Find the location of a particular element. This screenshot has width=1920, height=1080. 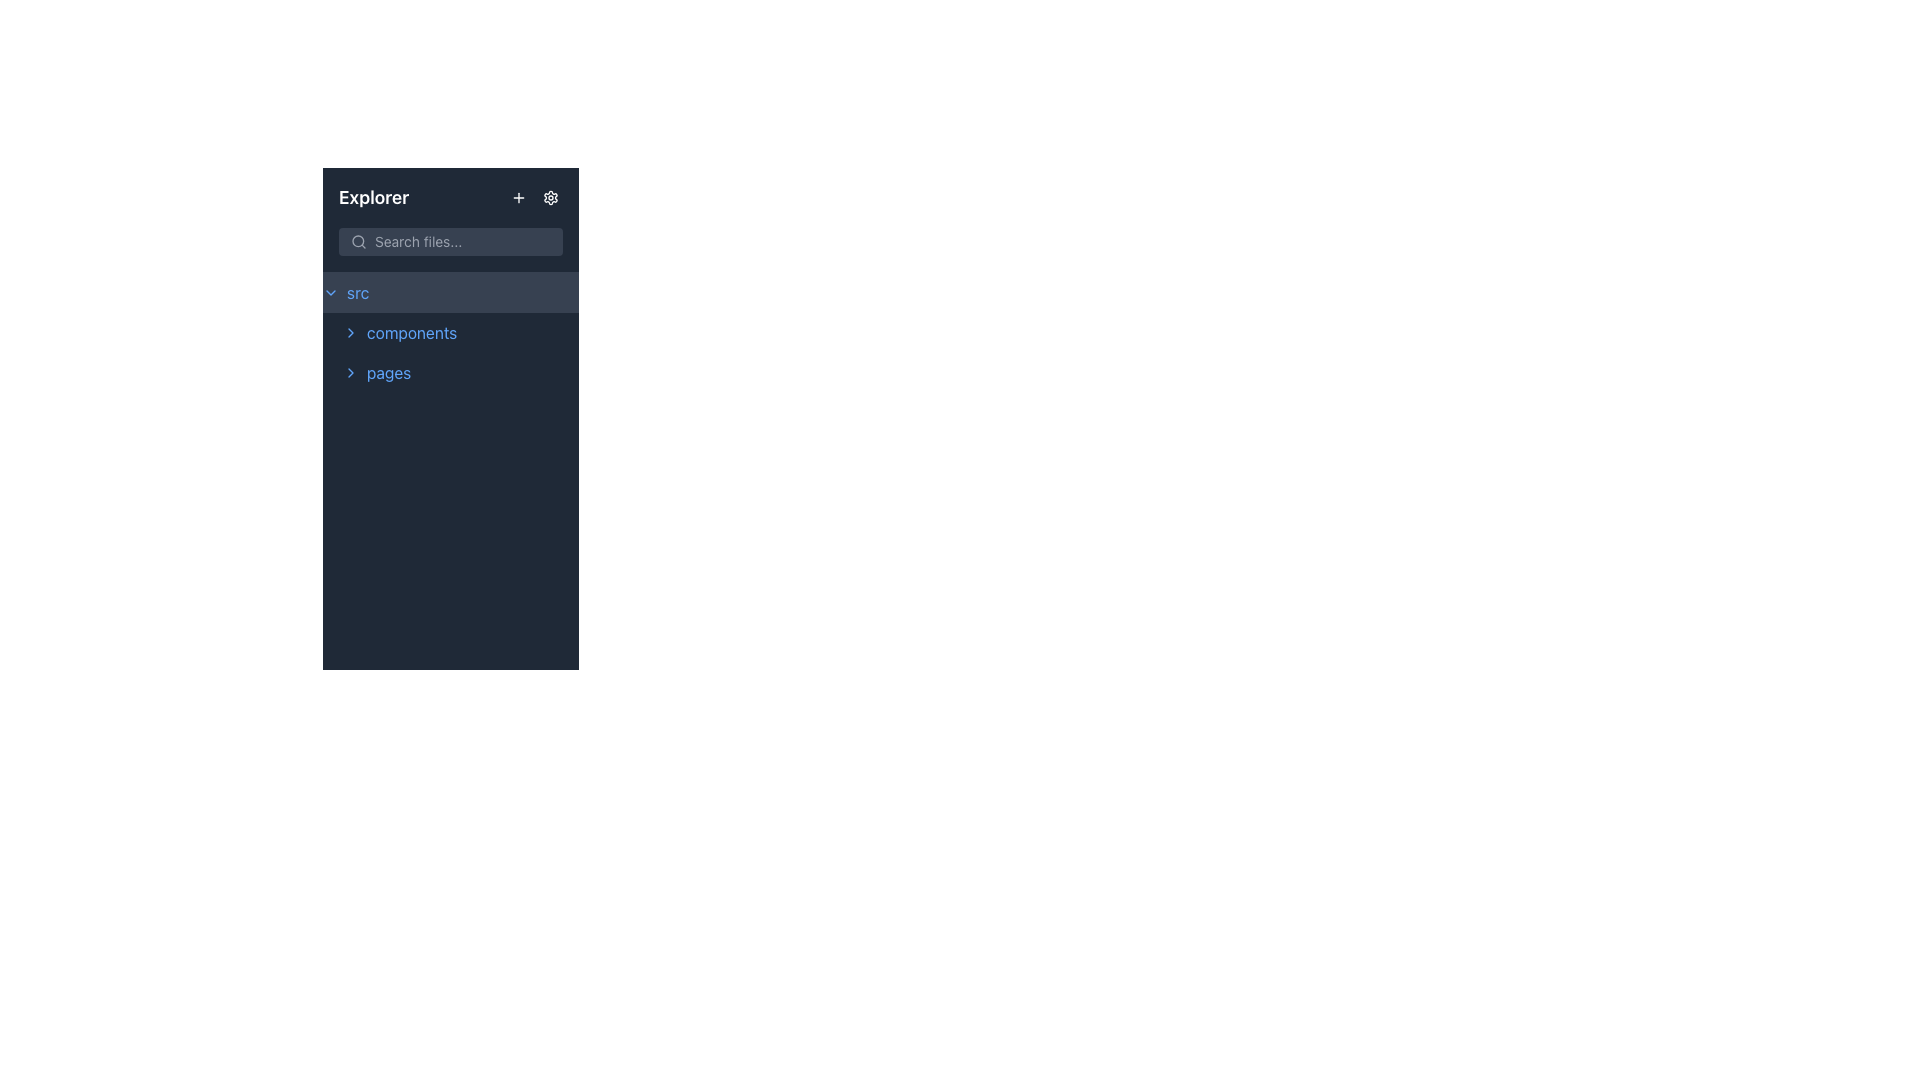

the settings icon located at the top-right corner of the Explorer panel is located at coordinates (551, 197).